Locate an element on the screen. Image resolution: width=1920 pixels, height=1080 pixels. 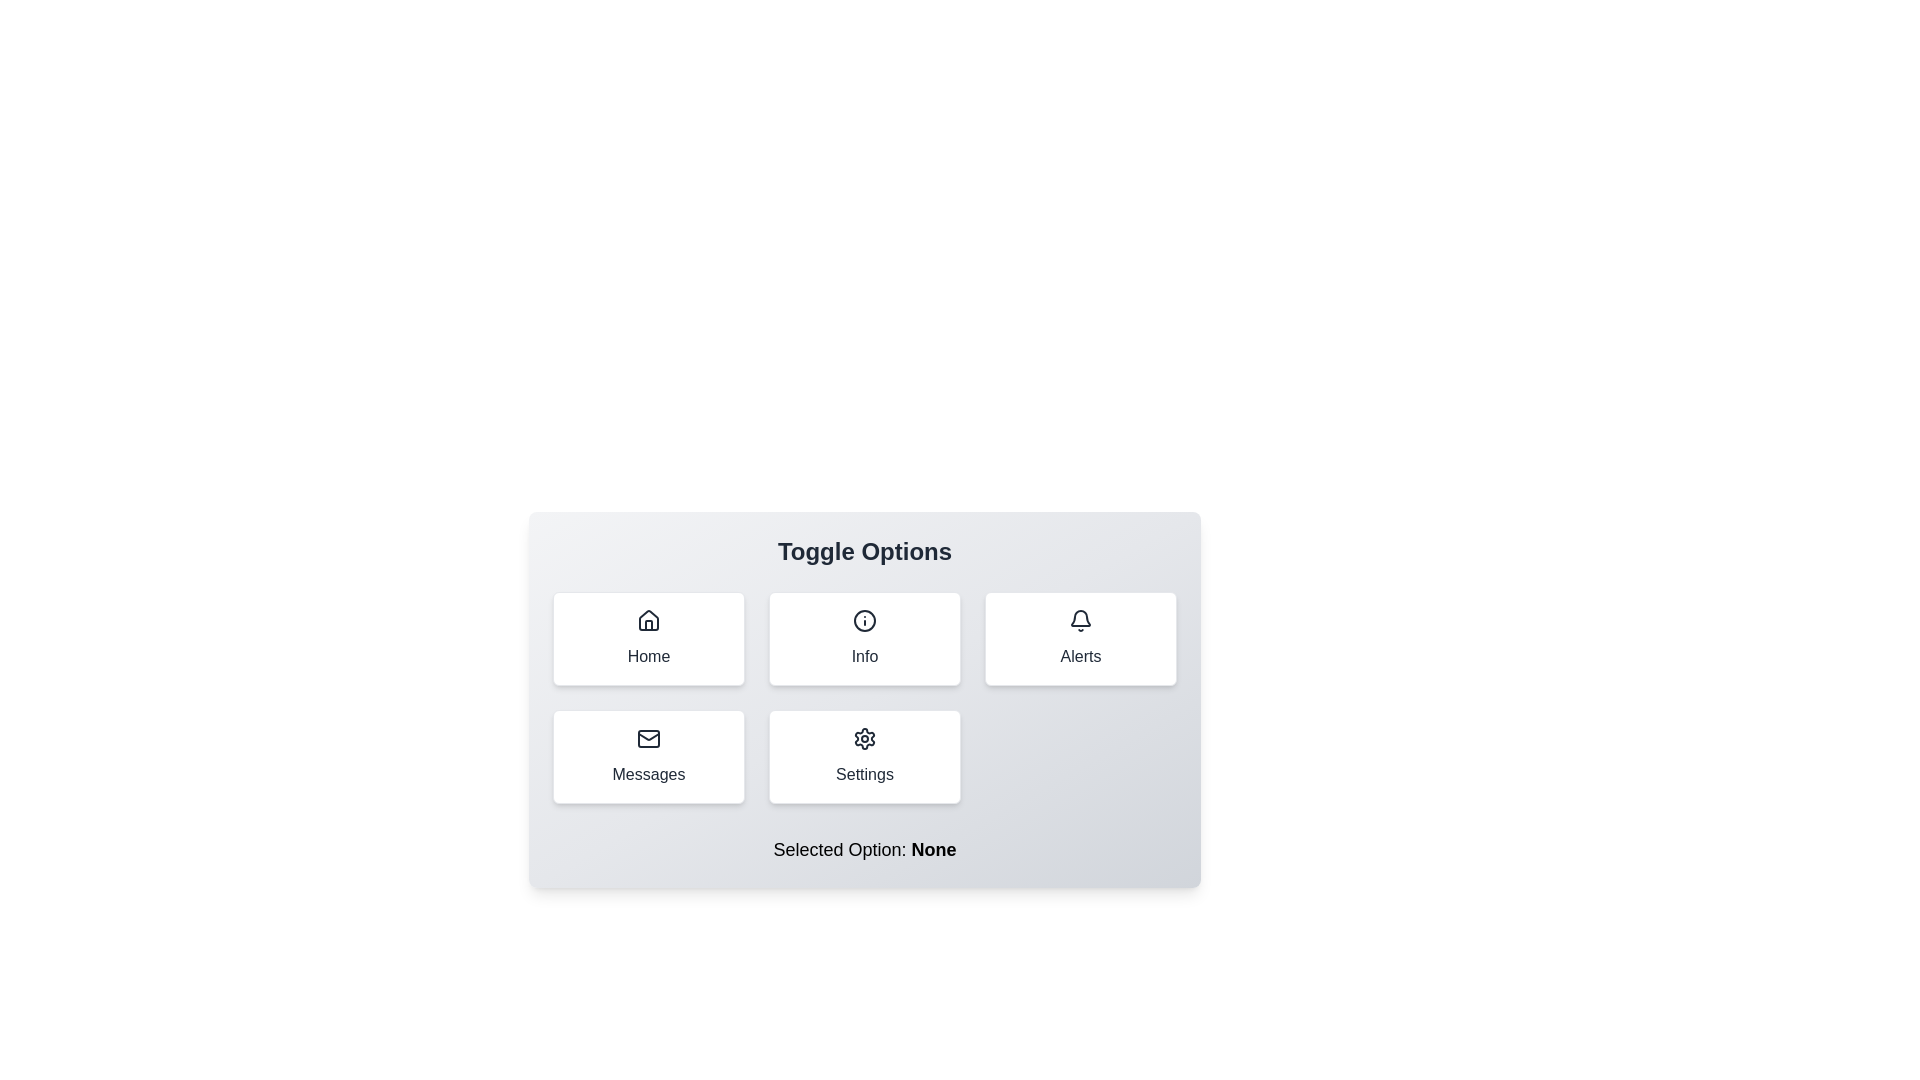
the 'Settings' button located in the center of the bottom row of a 3x2 grid layout is located at coordinates (864, 756).